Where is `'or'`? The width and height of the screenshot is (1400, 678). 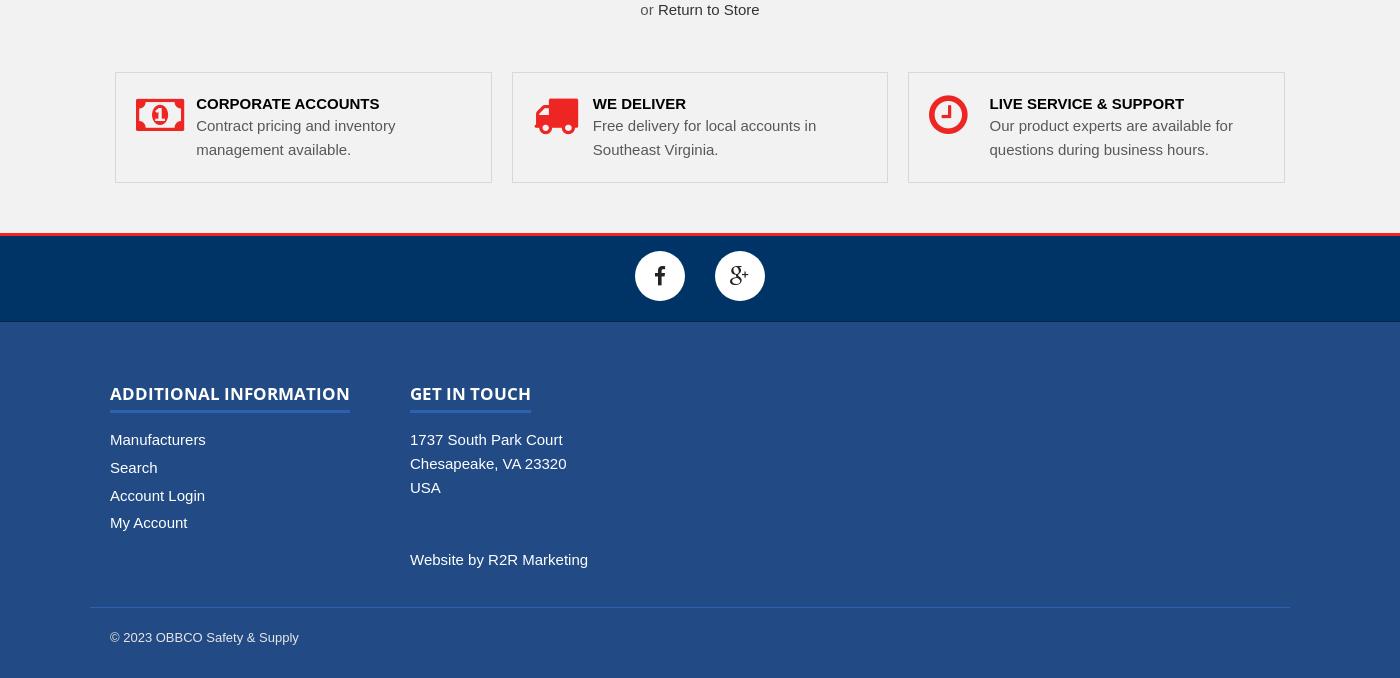
'or' is located at coordinates (648, 7).